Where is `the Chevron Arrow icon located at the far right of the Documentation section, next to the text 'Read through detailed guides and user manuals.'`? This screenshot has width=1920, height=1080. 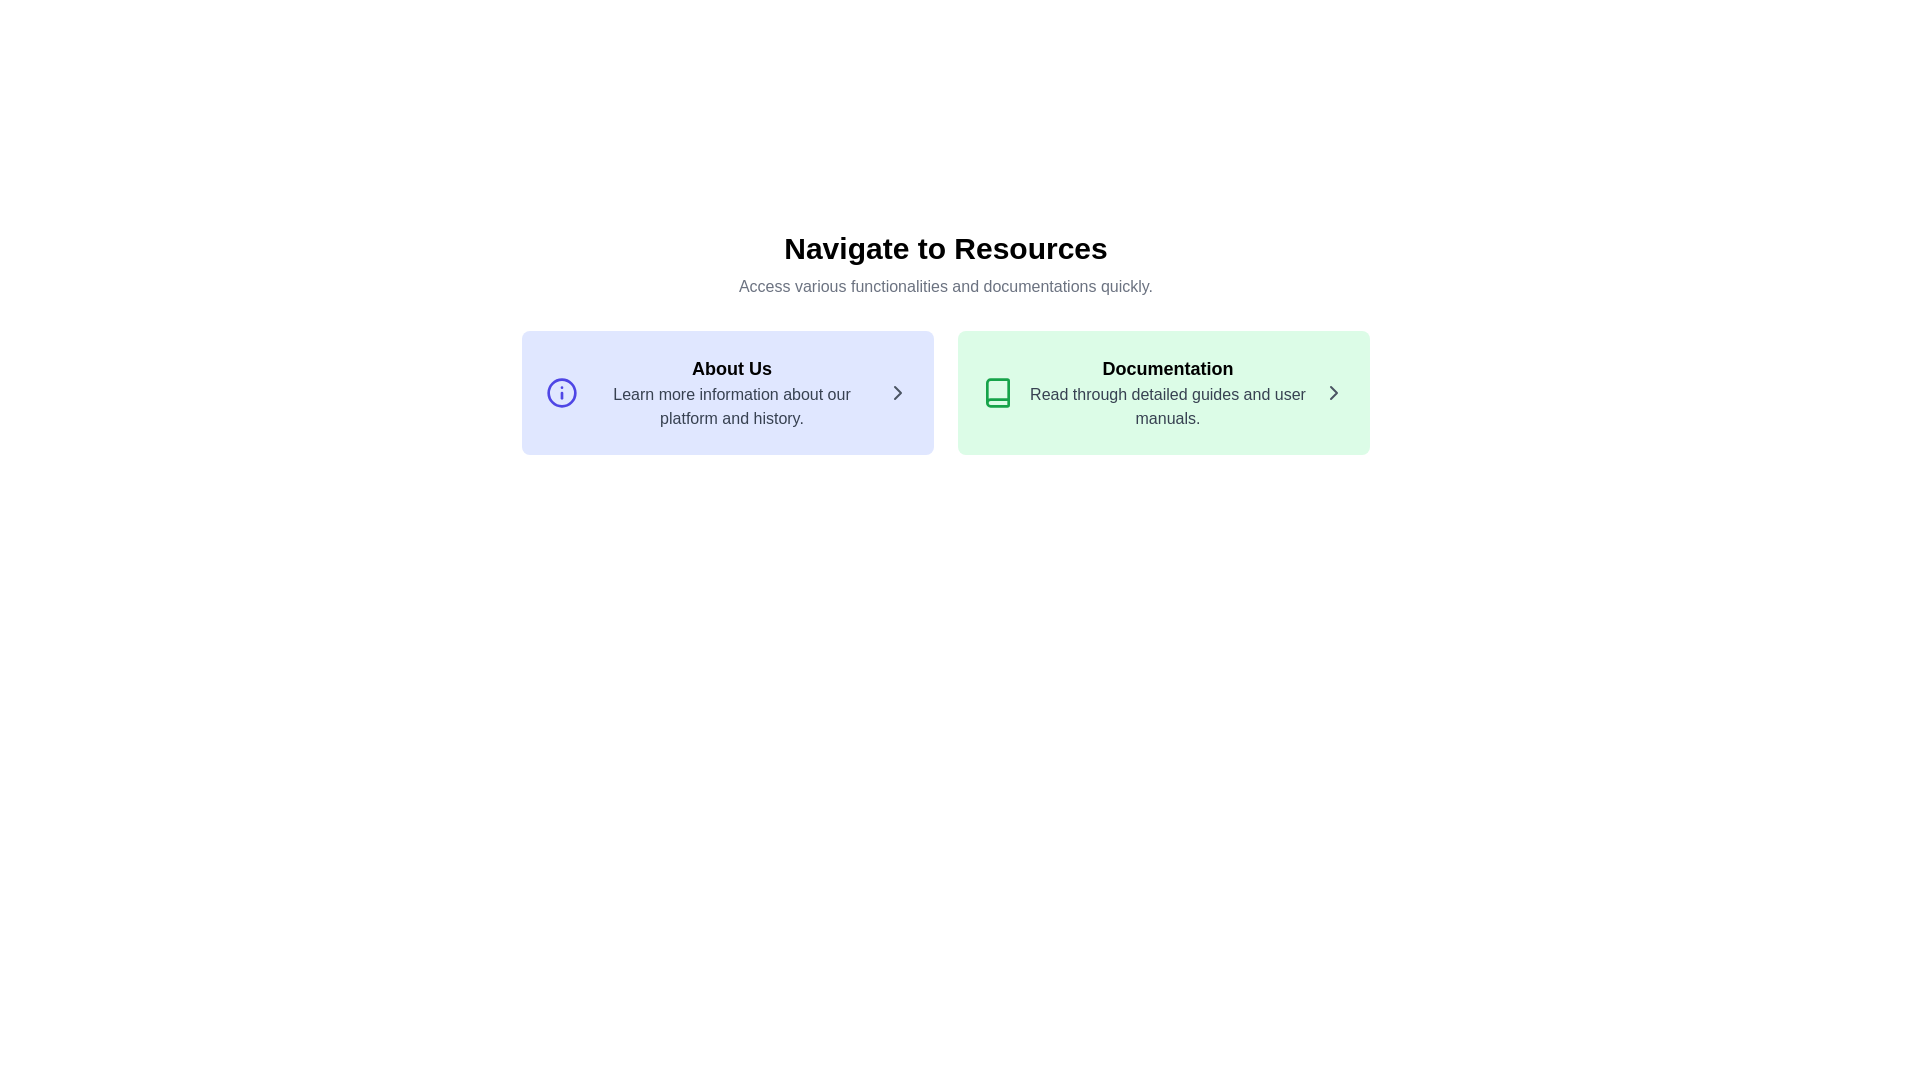 the Chevron Arrow icon located at the far right of the Documentation section, next to the text 'Read through detailed guides and user manuals.' is located at coordinates (1334, 393).